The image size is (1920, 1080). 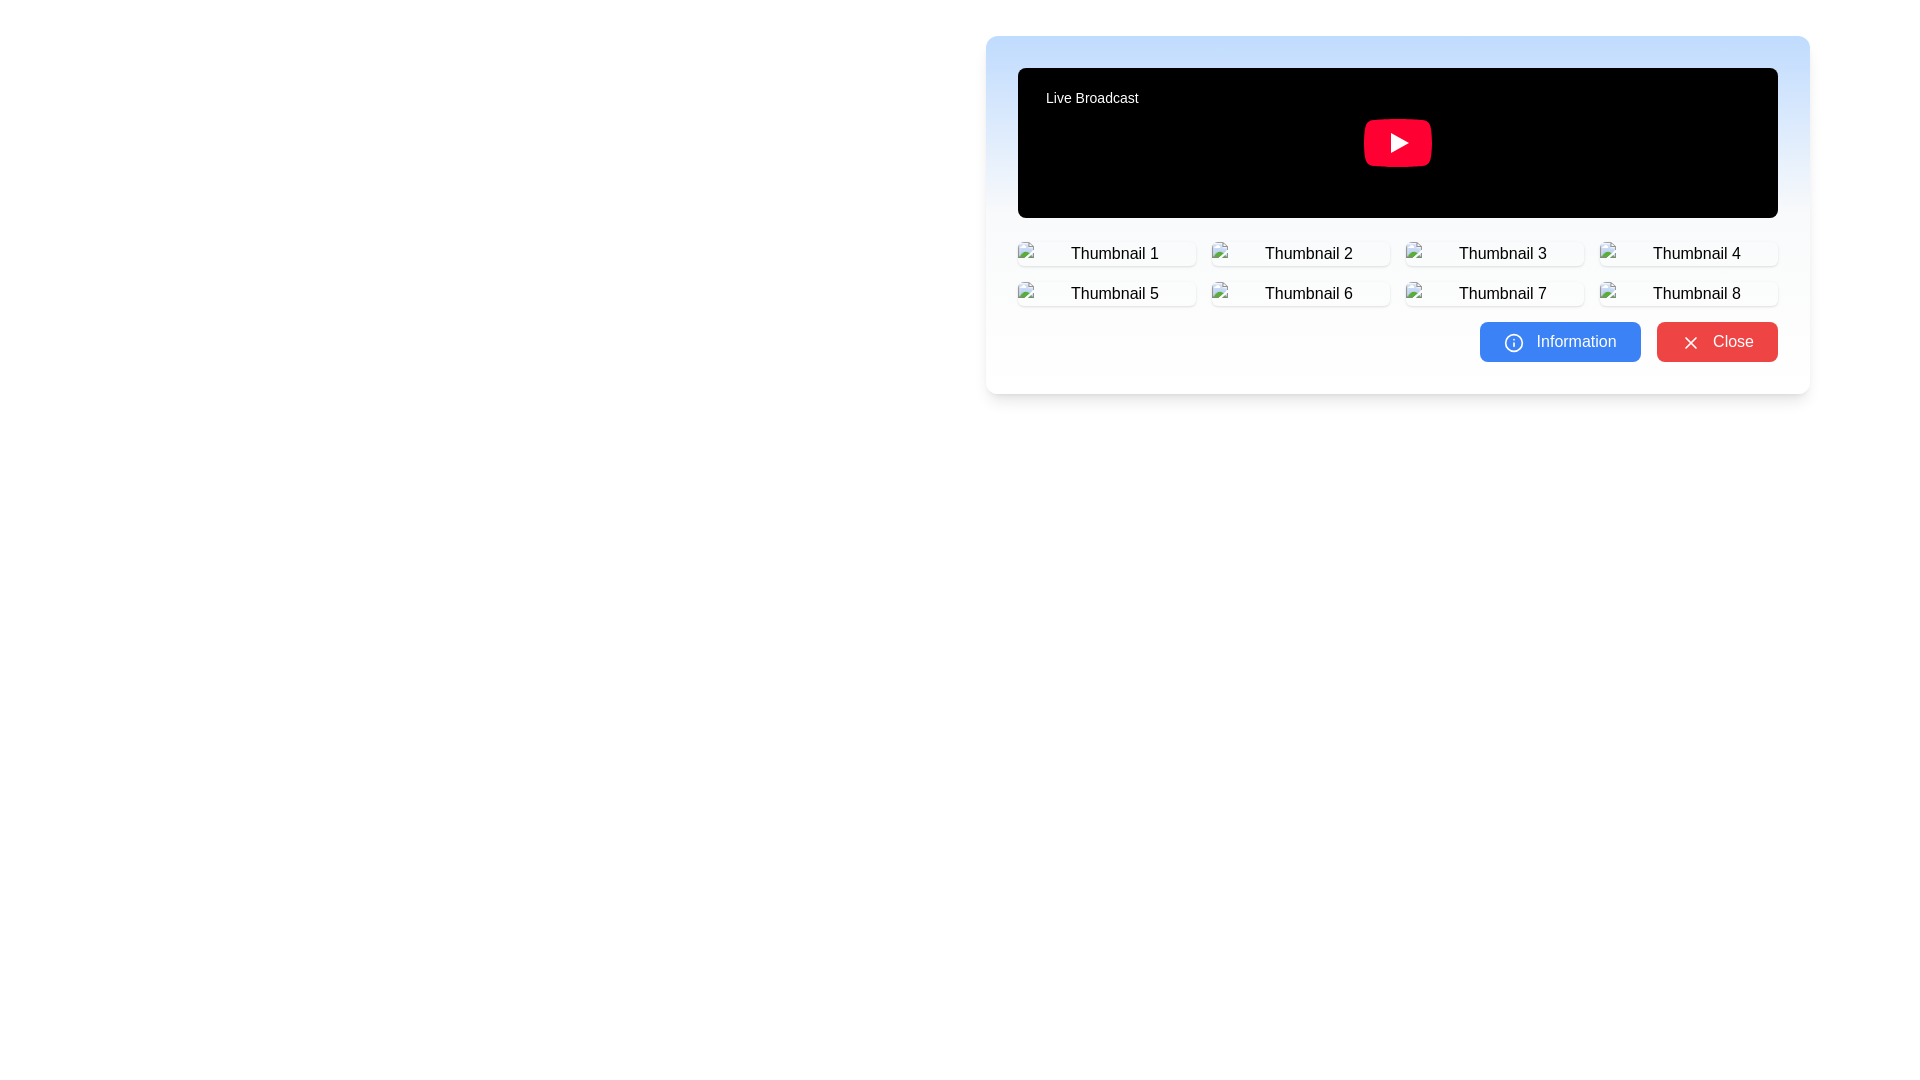 I want to click on the circular icon border of the play button for the video thumbnail labeled 'Thumbnail 8' located, so click(x=1688, y=293).